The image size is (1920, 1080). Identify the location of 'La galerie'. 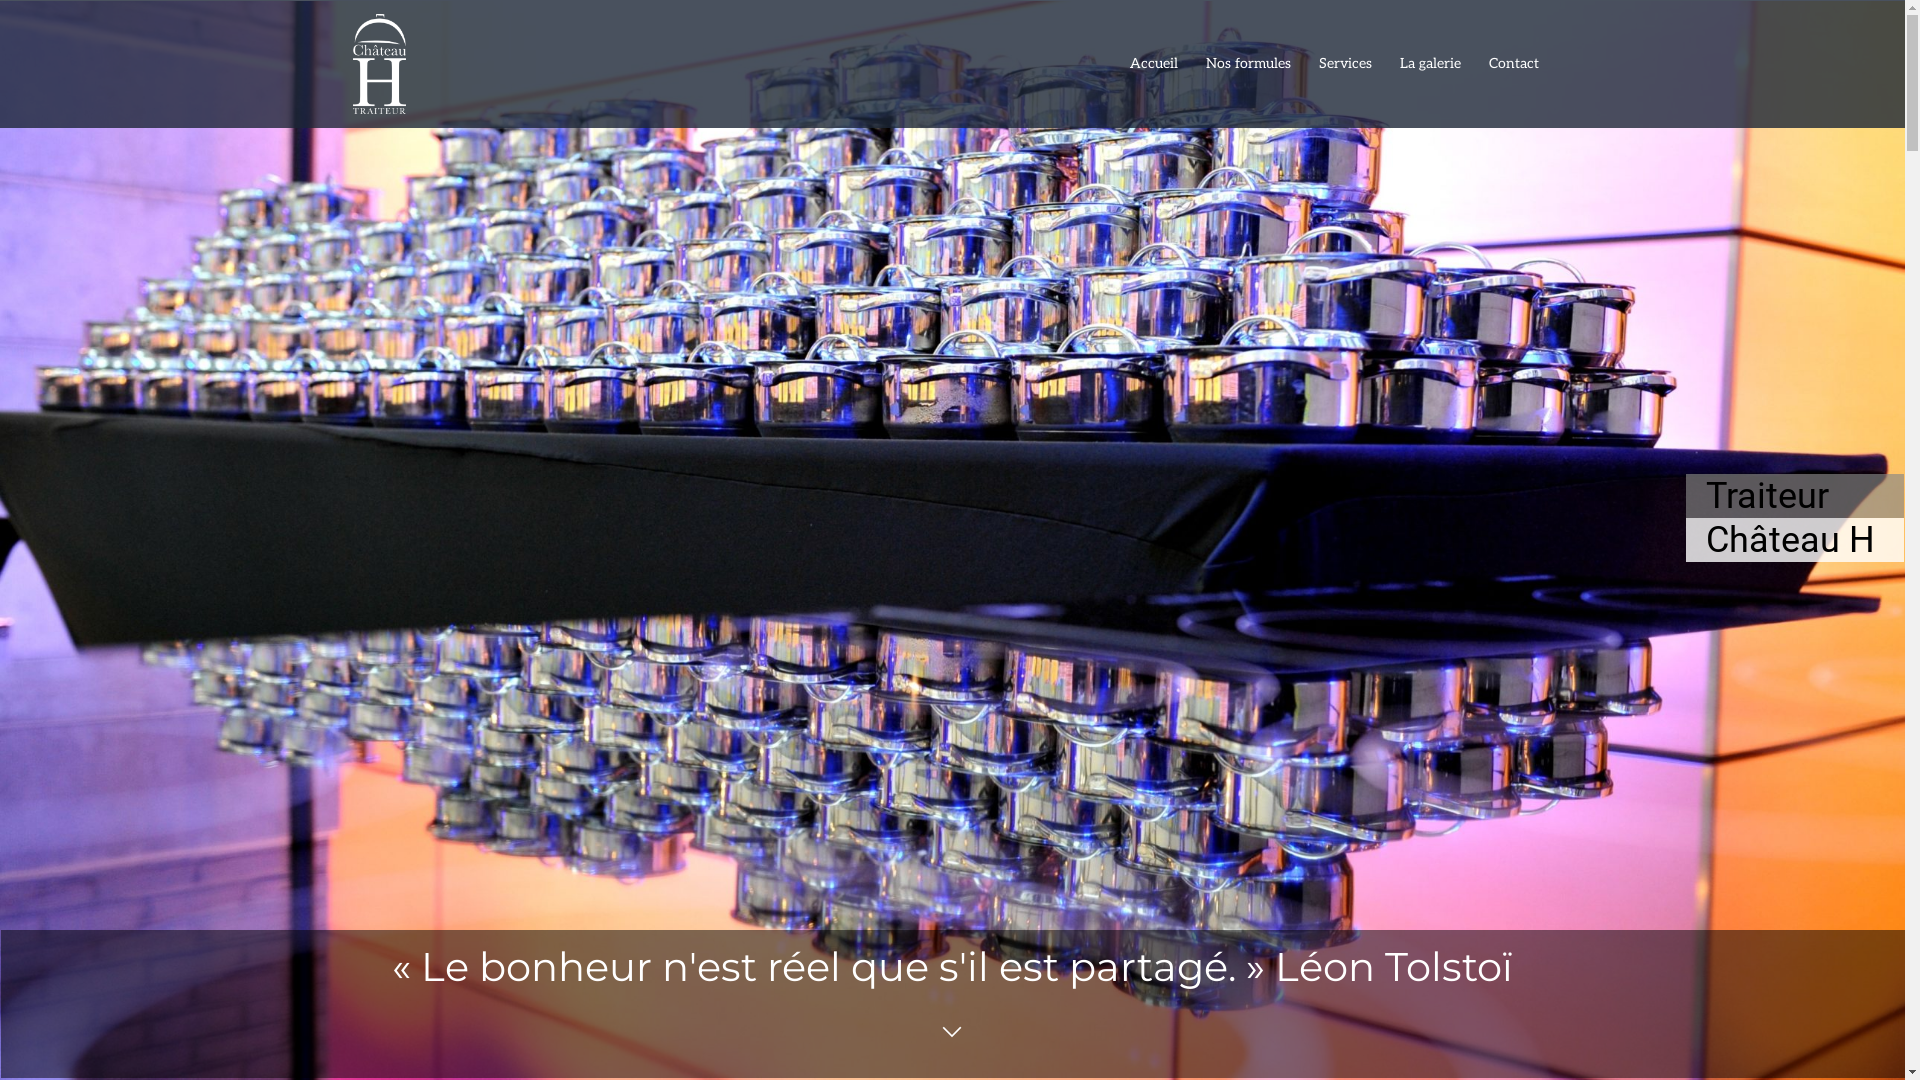
(1429, 63).